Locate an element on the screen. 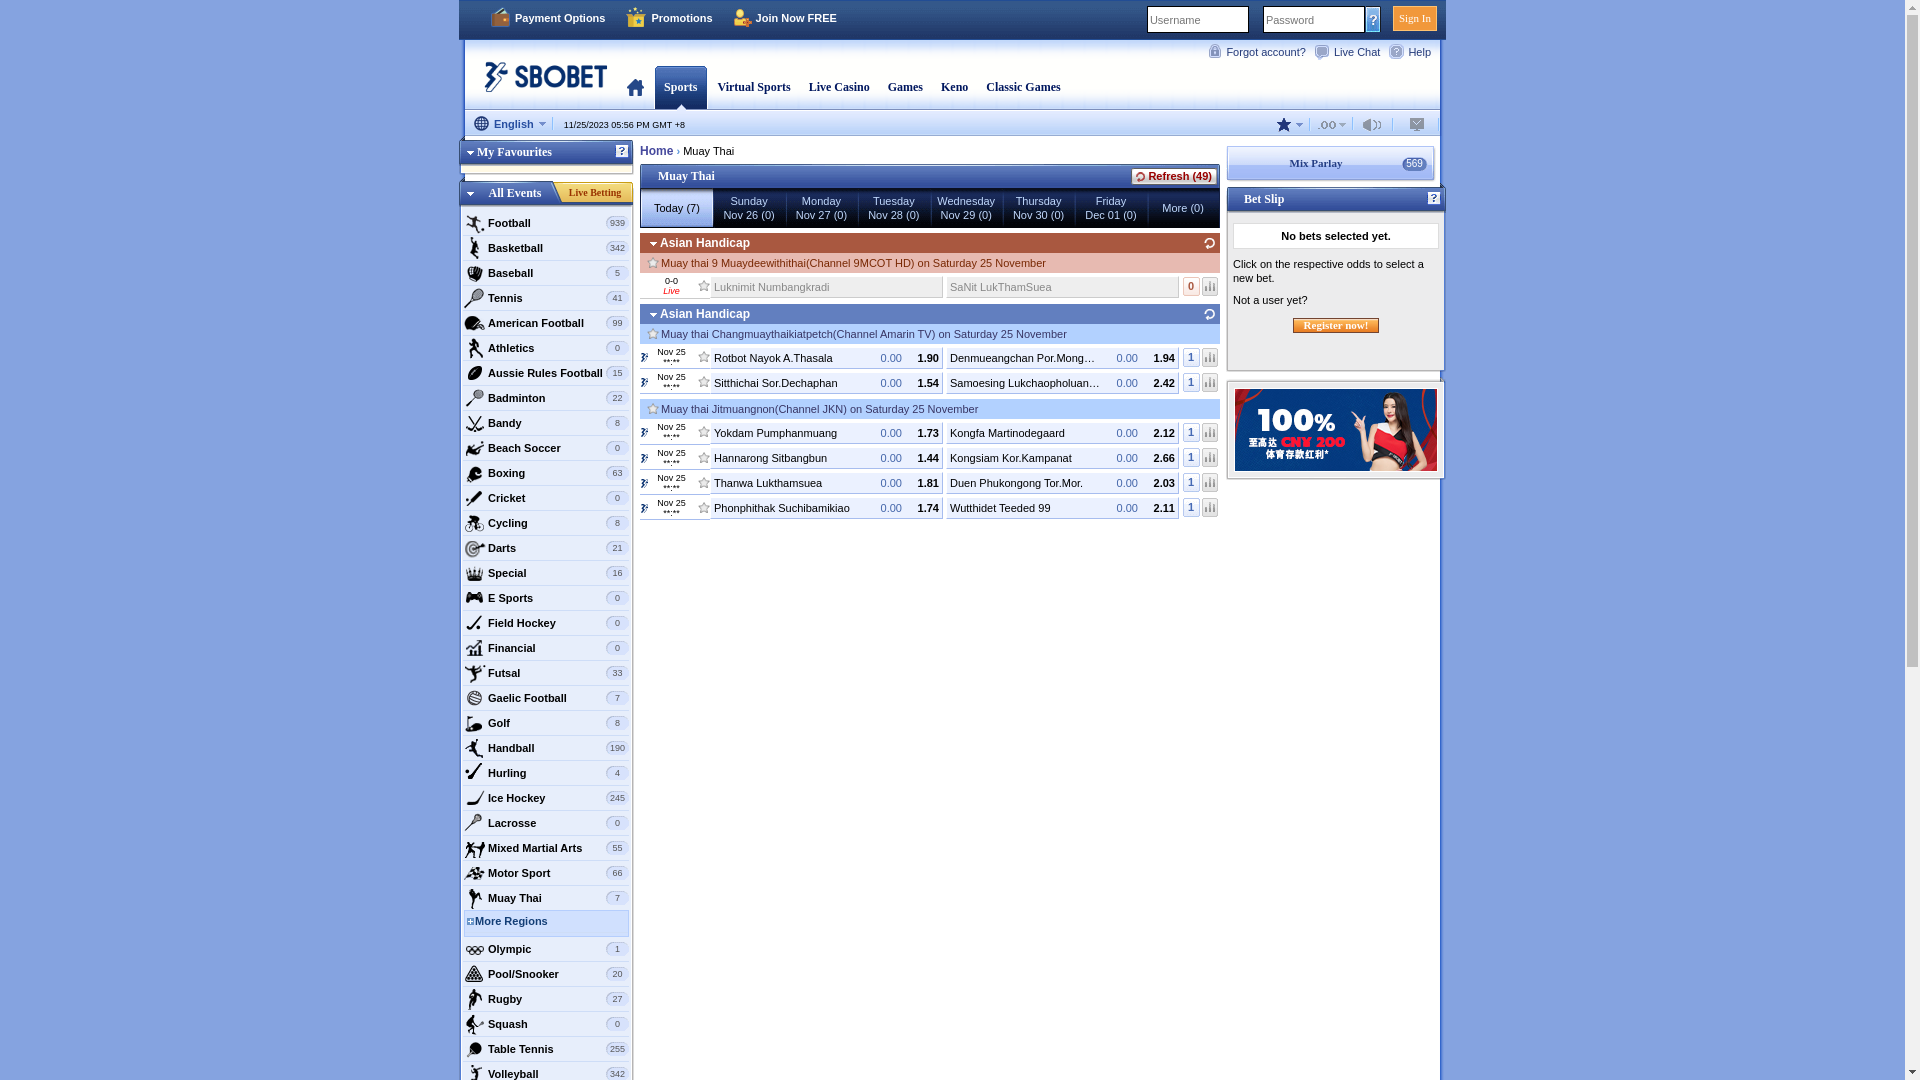 This screenshot has width=1920, height=1080. 'E Sports is located at coordinates (546, 596).